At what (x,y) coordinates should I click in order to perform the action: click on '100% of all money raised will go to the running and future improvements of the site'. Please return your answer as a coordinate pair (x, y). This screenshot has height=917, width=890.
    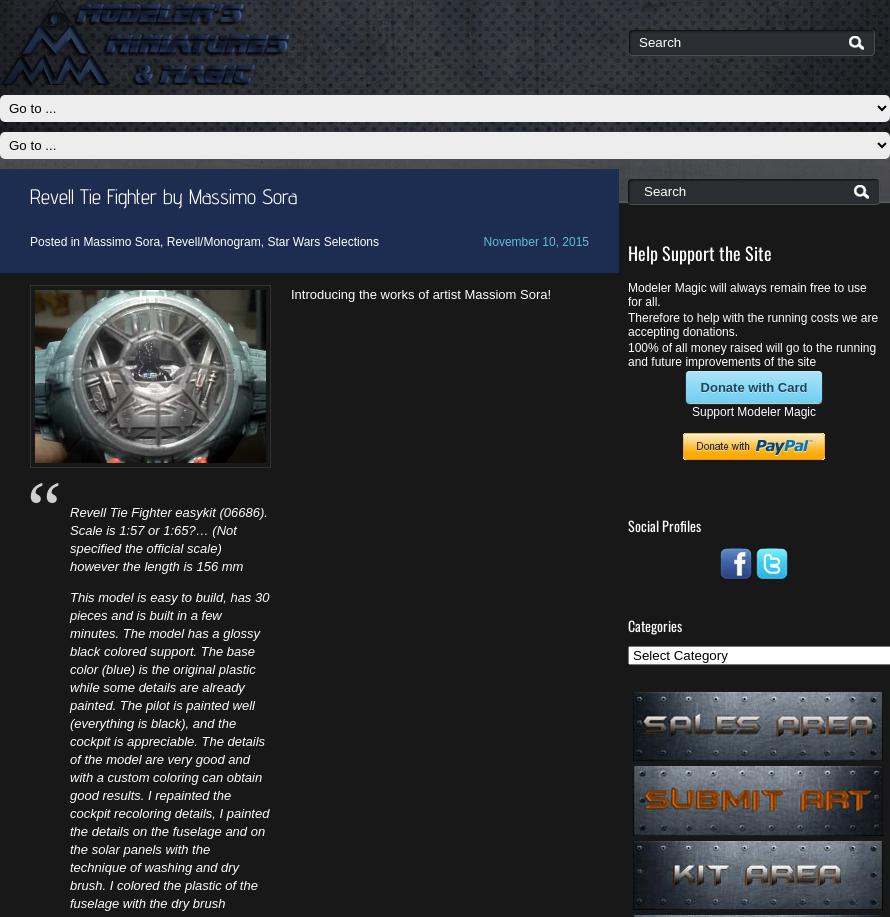
    Looking at the image, I should click on (751, 352).